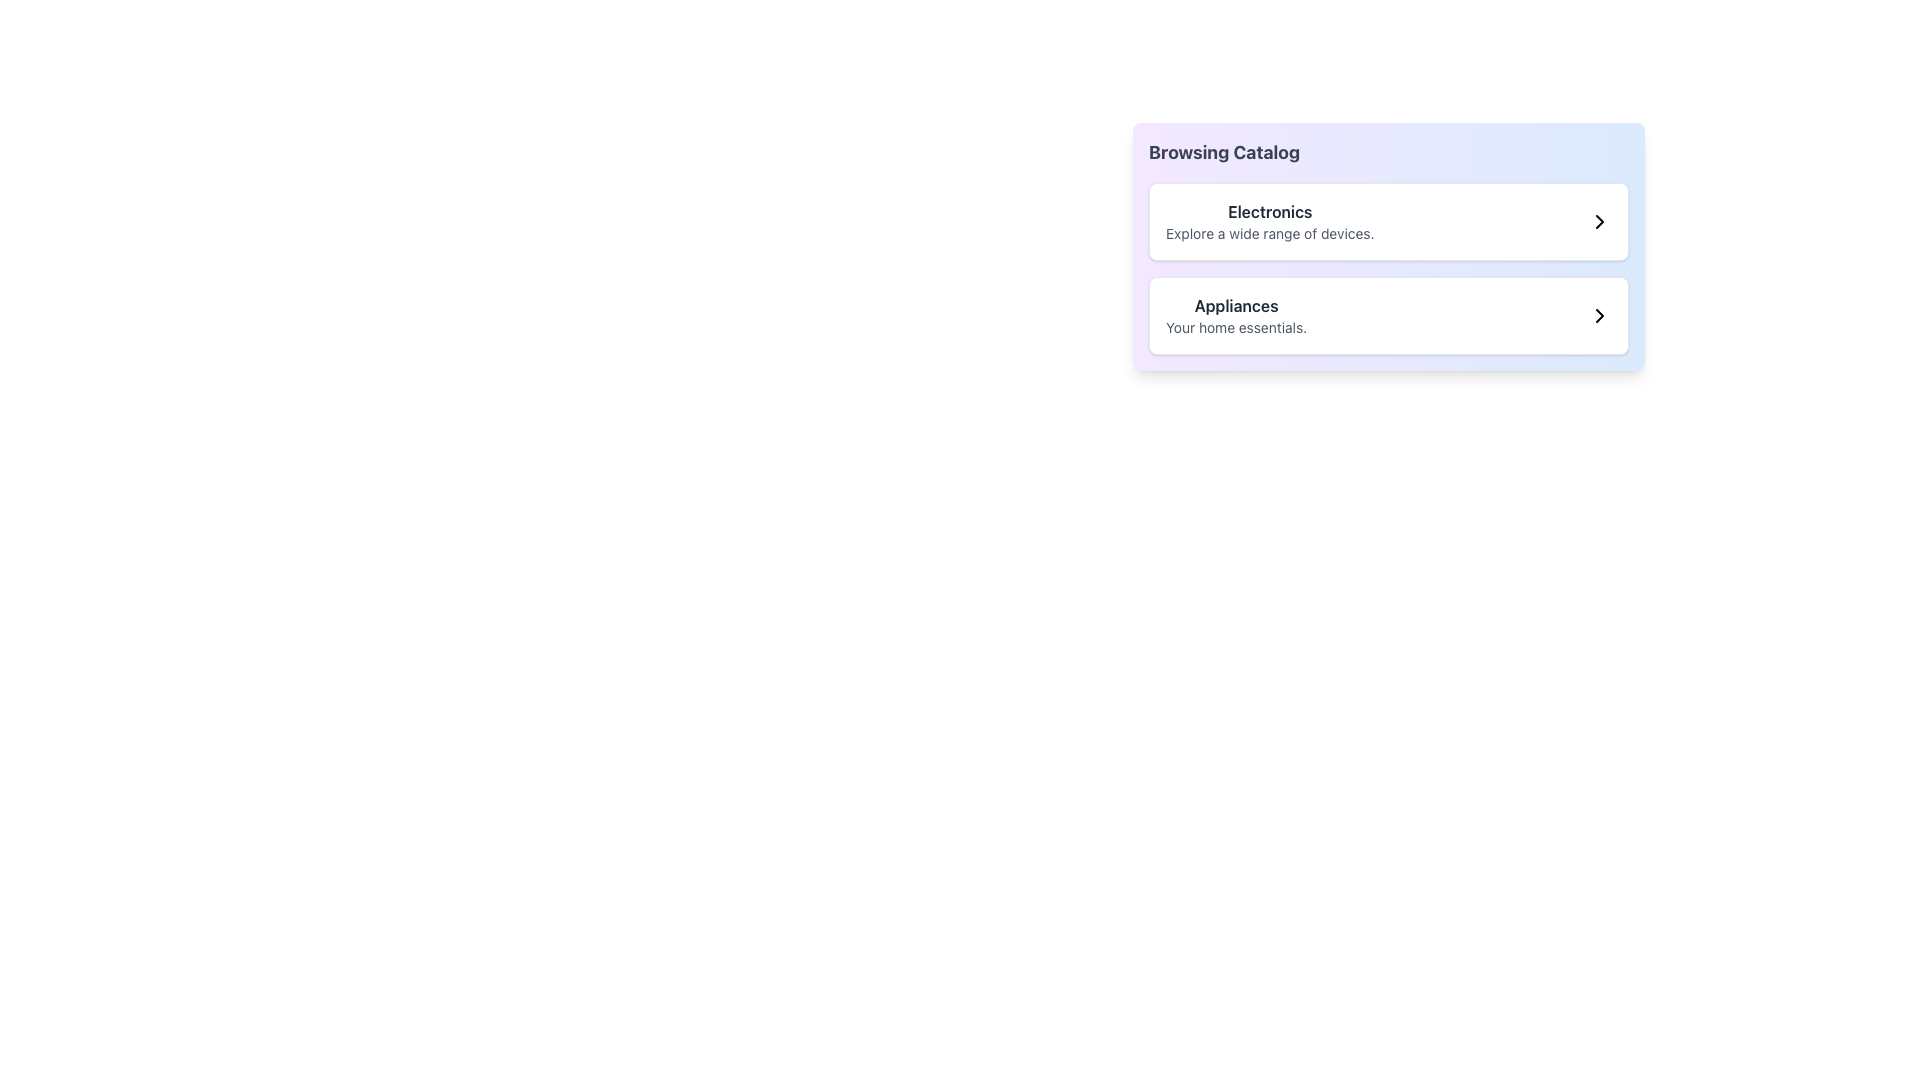 The width and height of the screenshot is (1920, 1080). What do you see at coordinates (1269, 222) in the screenshot?
I see `the 'Electronics' Text Display element which shows 'Explore a wide range of devices.' for additional actions` at bounding box center [1269, 222].